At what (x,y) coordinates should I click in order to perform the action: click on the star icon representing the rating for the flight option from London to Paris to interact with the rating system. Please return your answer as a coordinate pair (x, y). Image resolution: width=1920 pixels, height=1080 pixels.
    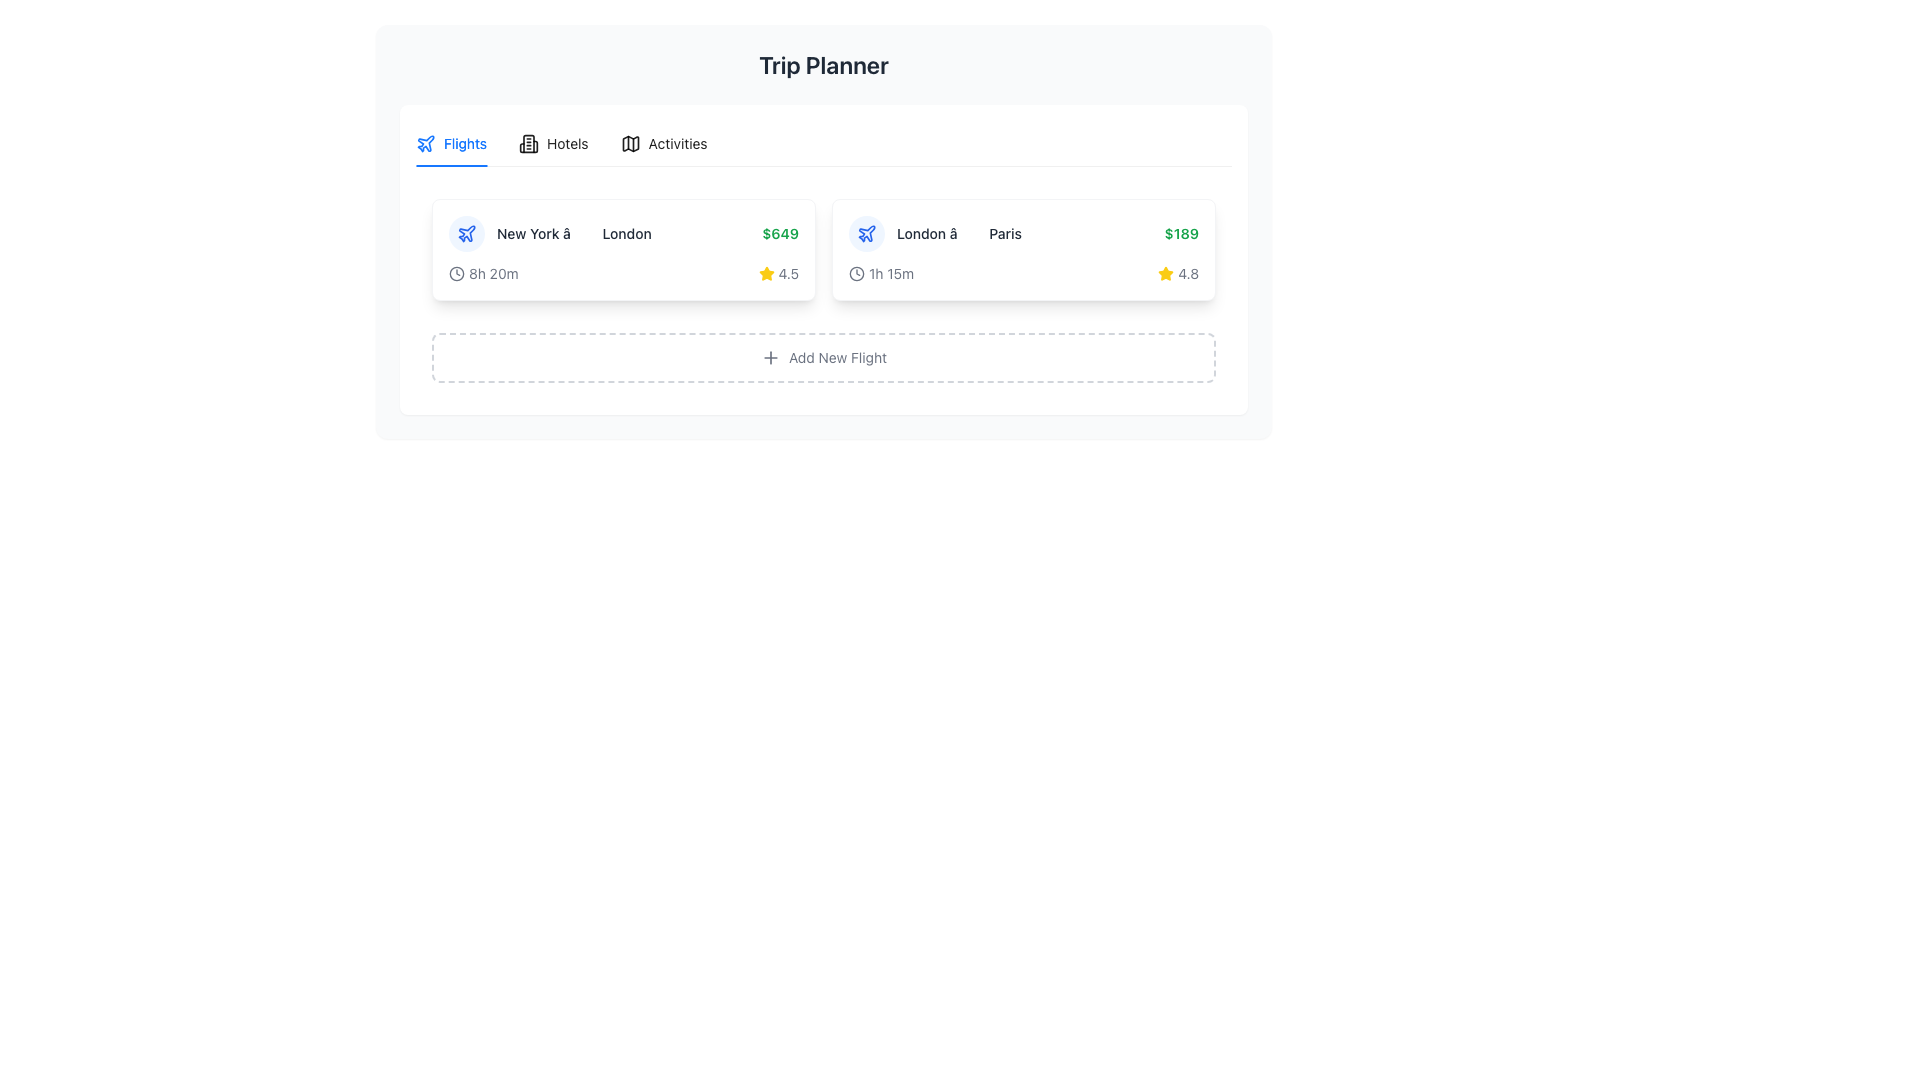
    Looking at the image, I should click on (1166, 273).